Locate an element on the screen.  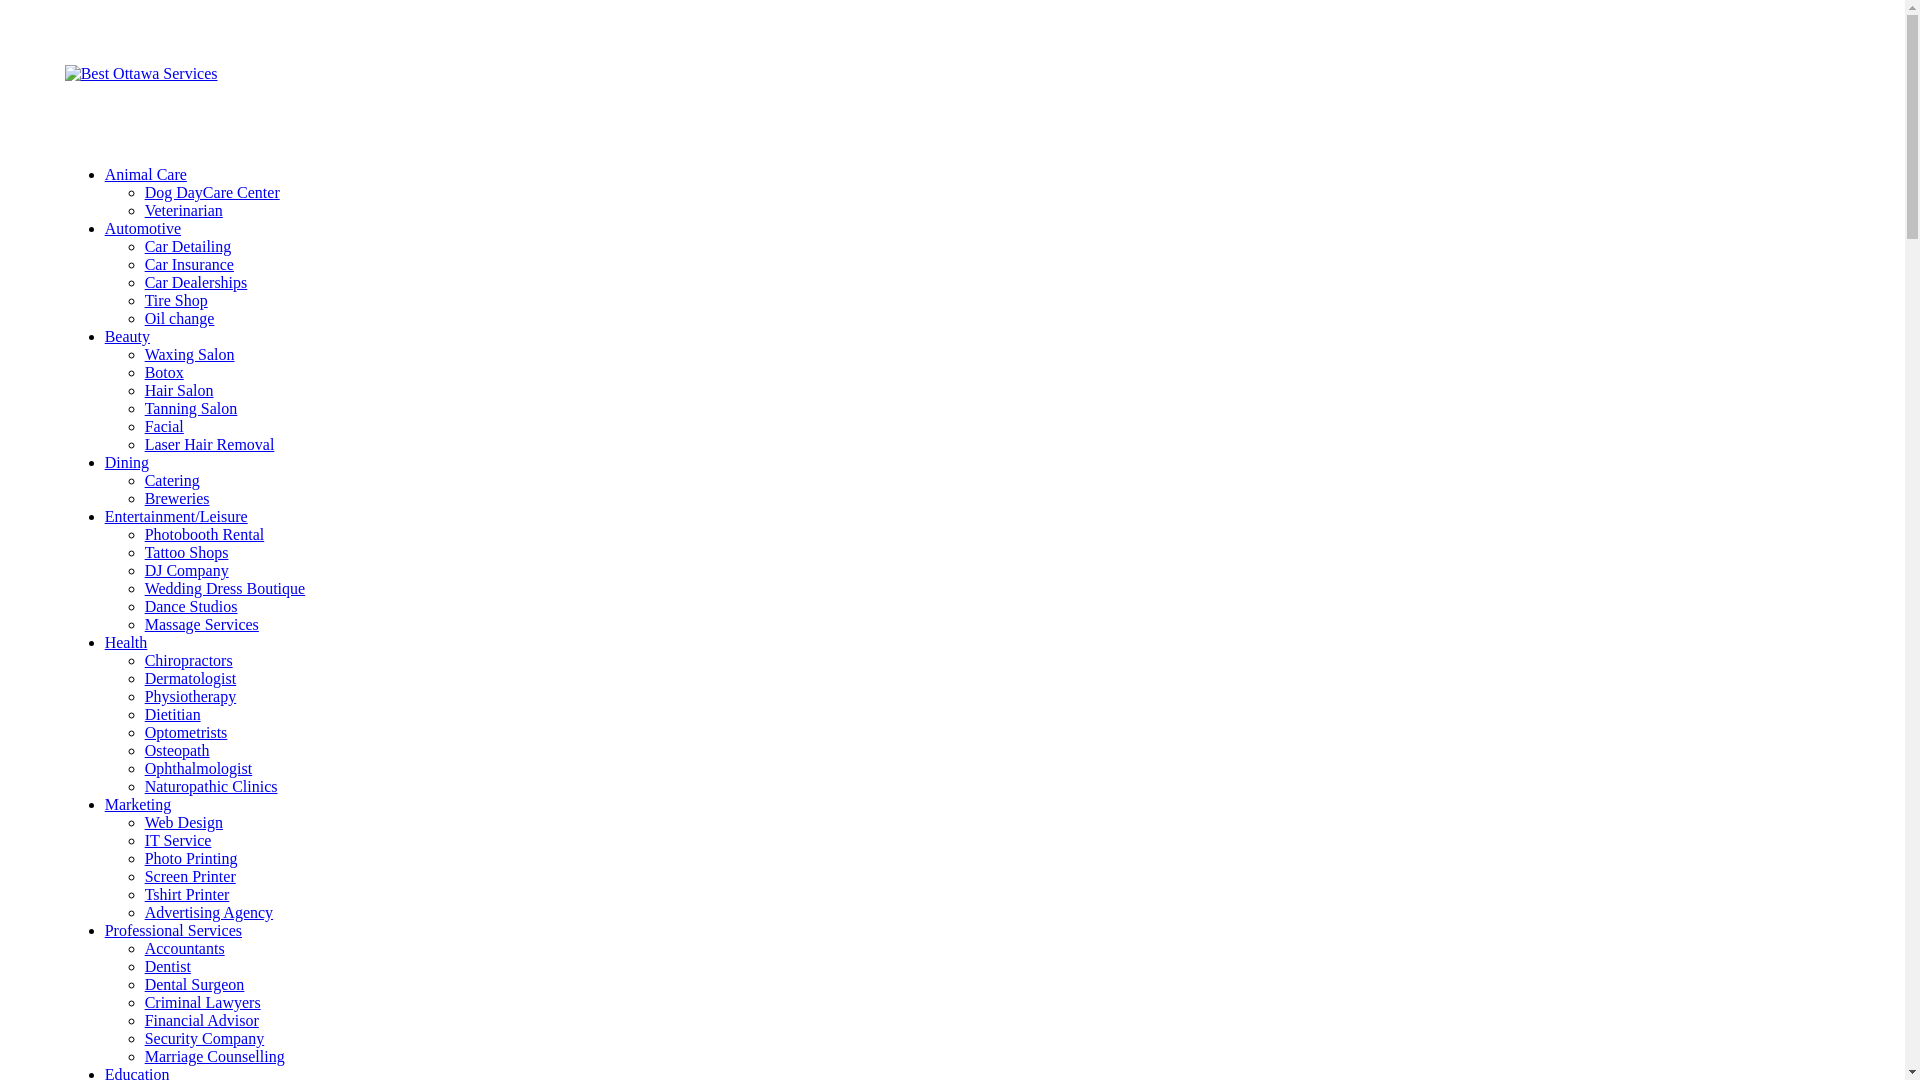
'Ophthalmologist' is located at coordinates (198, 767).